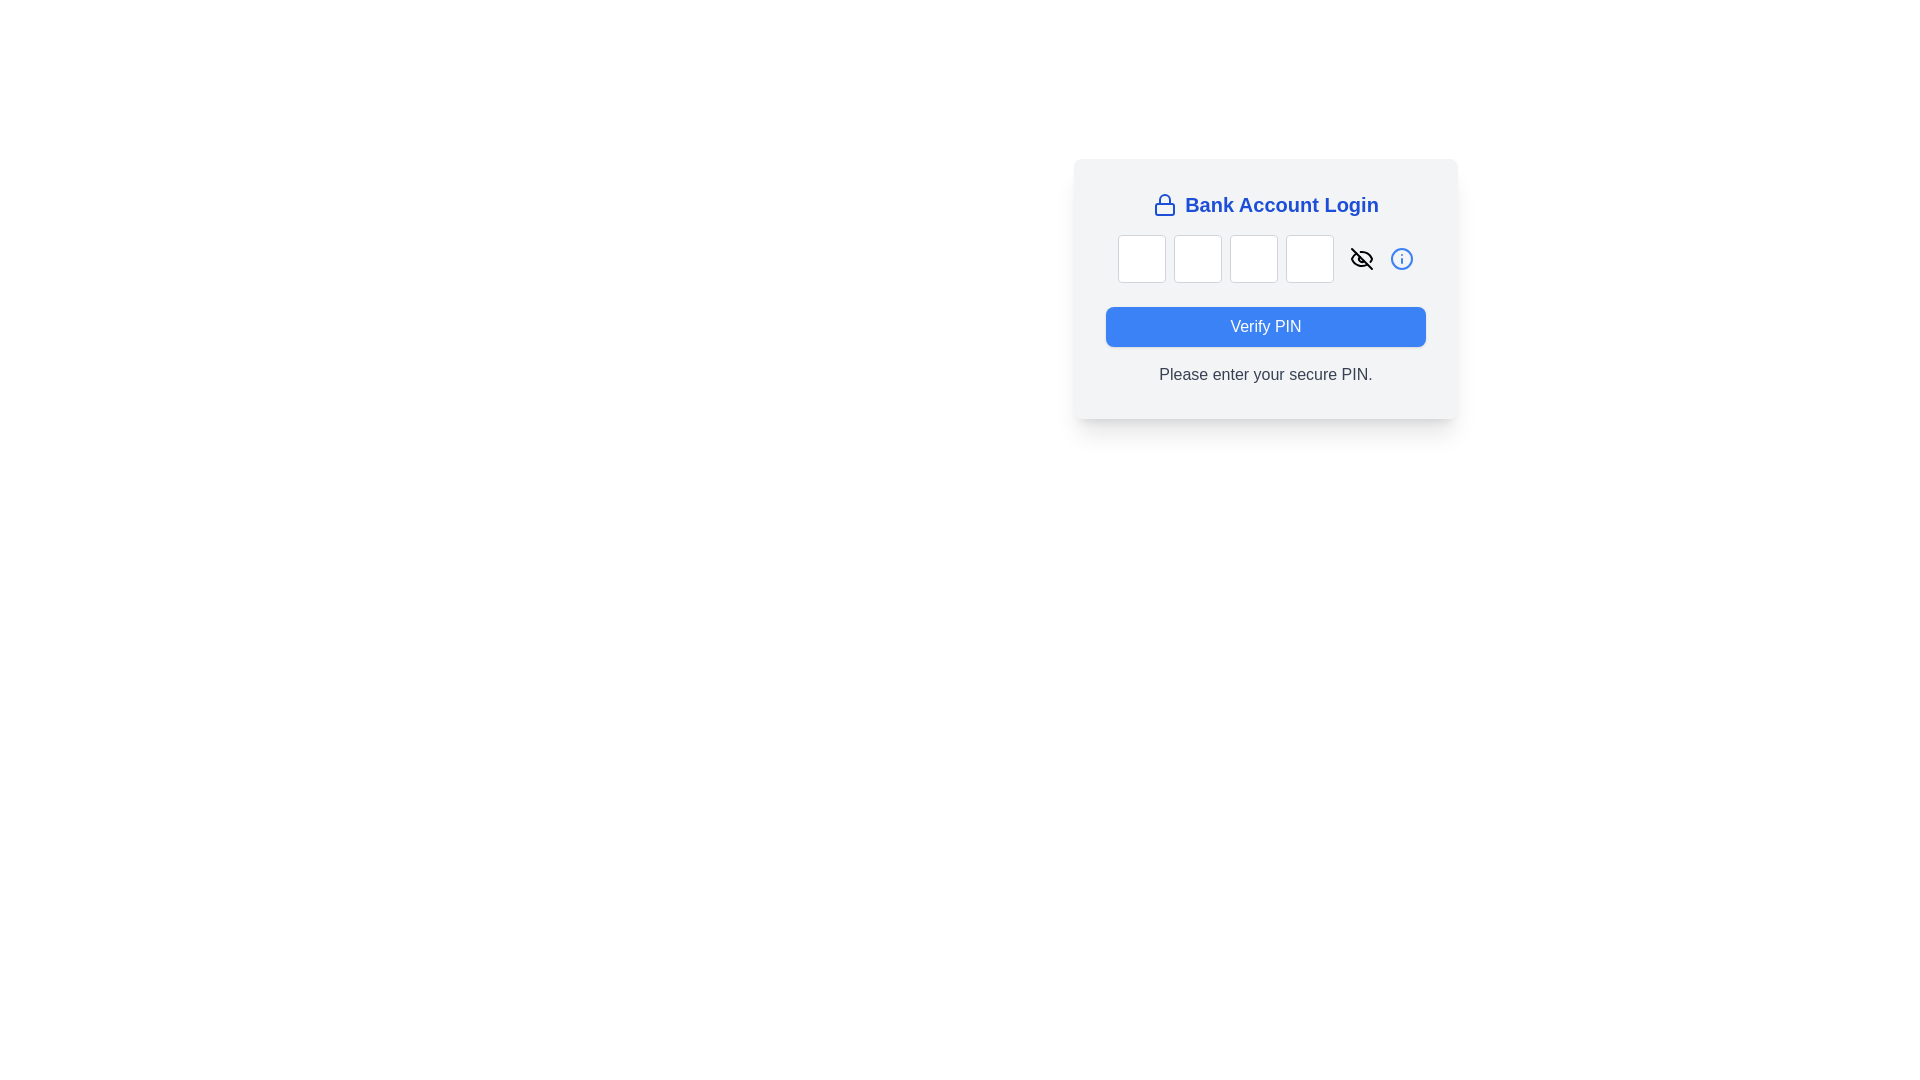 The width and height of the screenshot is (1920, 1080). I want to click on the lock icon with a blue outline located to the left of the 'Bank Account Login' text, indicating security-related content, so click(1165, 204).